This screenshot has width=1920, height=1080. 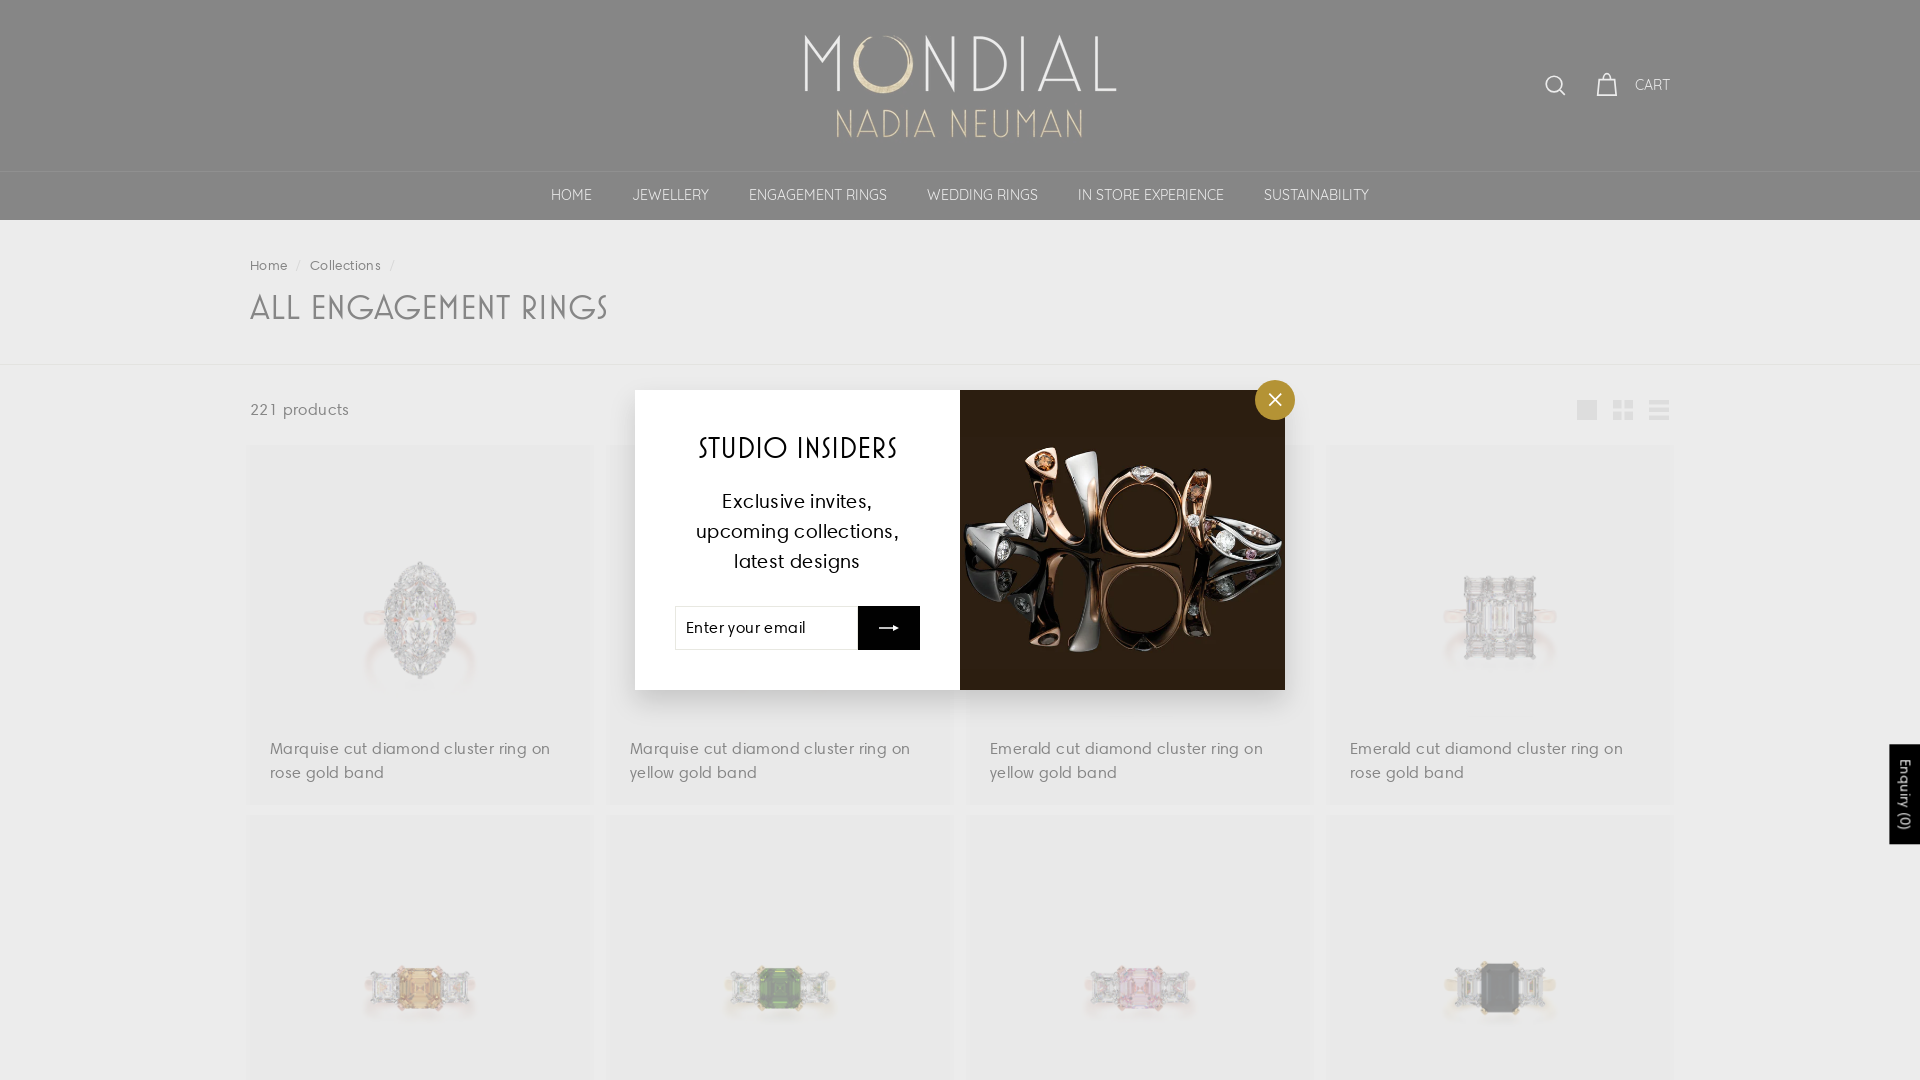 I want to click on '"Close (esc)"', so click(x=1253, y=400).